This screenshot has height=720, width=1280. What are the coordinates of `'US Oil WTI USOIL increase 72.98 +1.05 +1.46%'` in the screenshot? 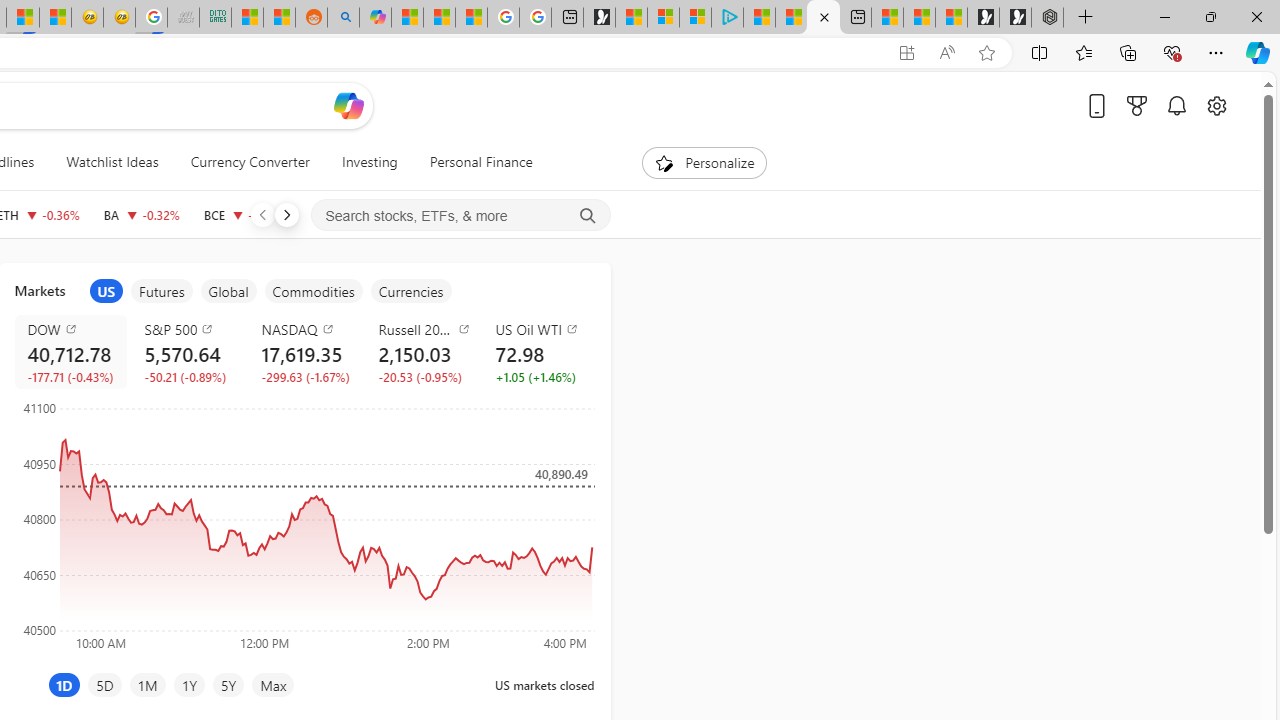 It's located at (538, 351).